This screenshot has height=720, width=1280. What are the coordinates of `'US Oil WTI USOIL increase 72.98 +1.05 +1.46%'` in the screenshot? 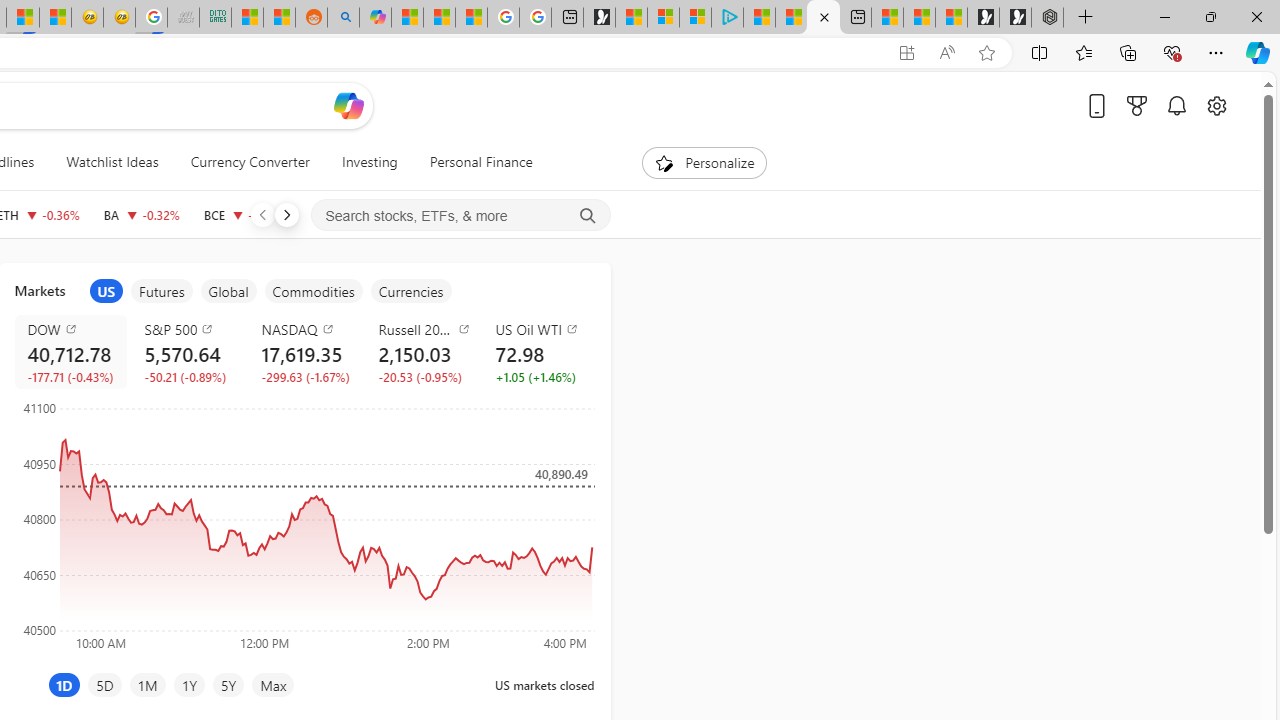 It's located at (538, 351).